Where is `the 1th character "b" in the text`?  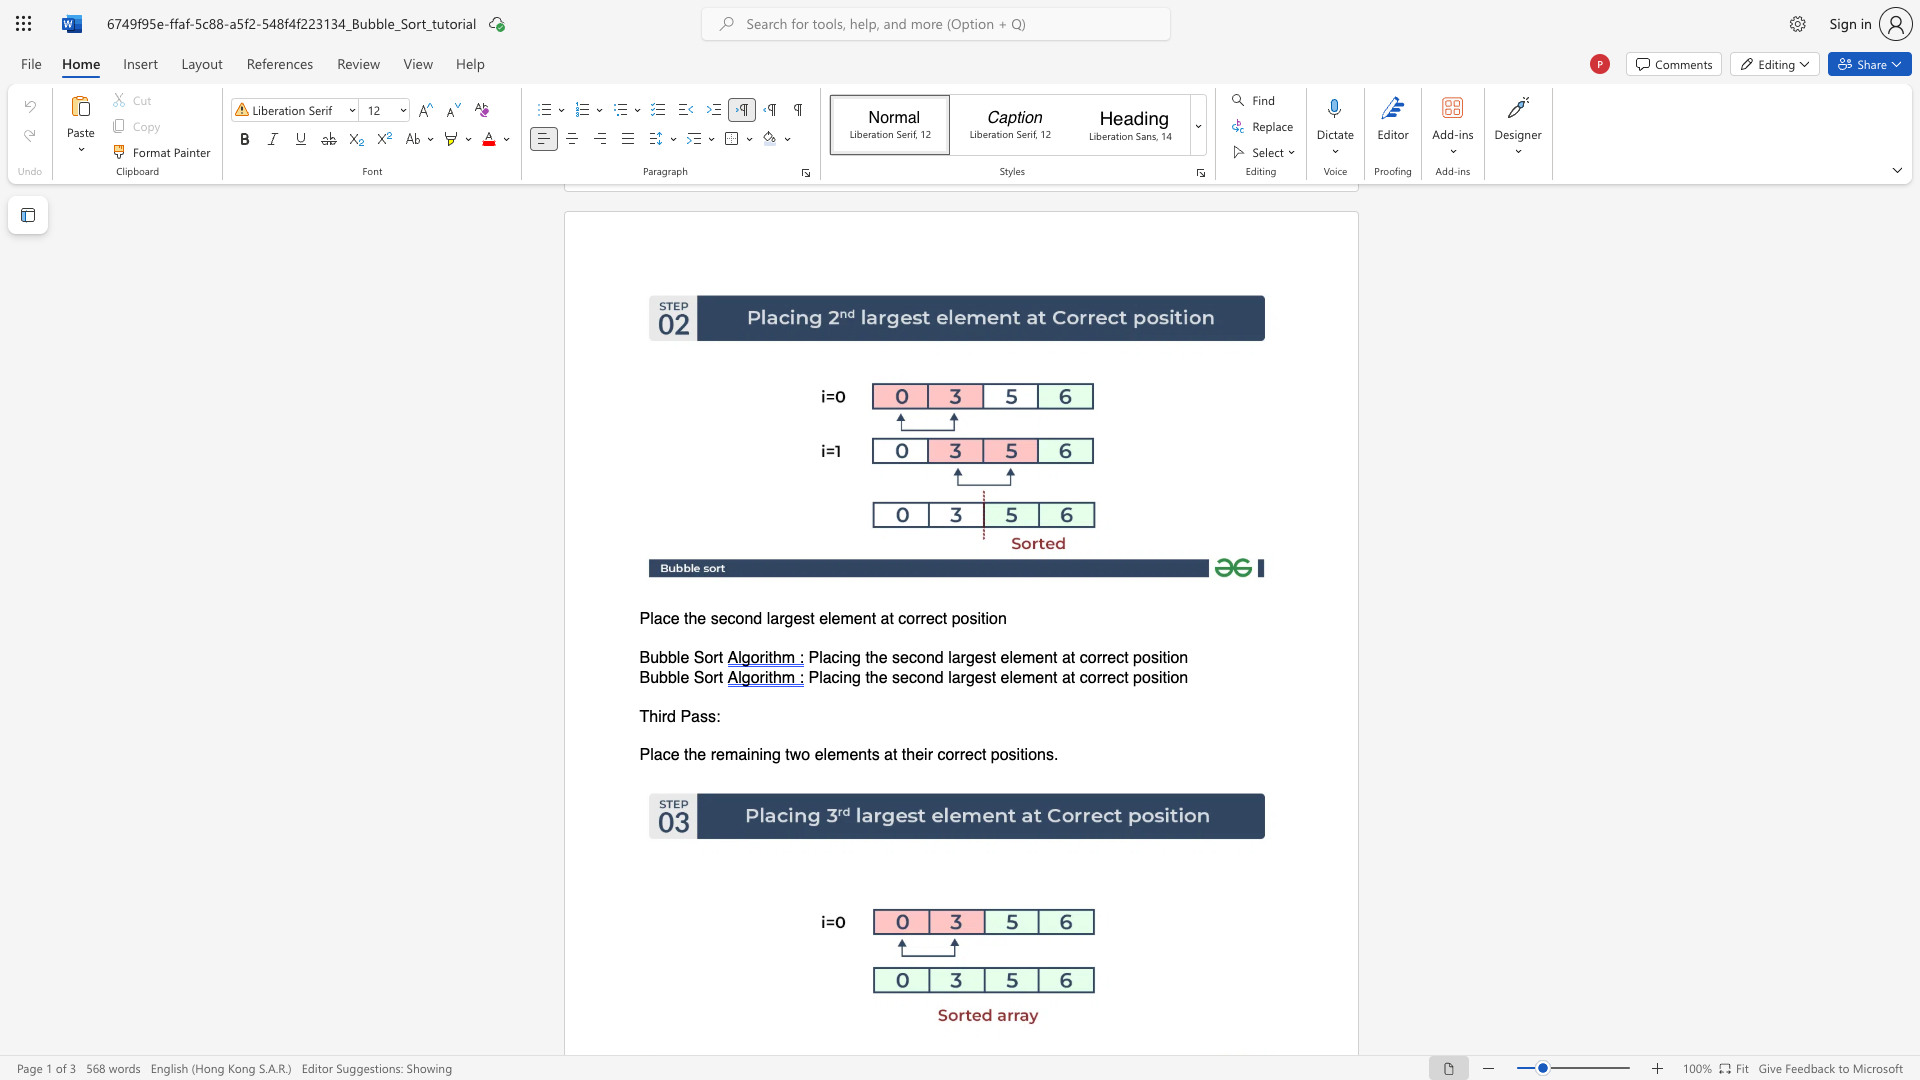
the 1th character "b" in the text is located at coordinates (663, 676).